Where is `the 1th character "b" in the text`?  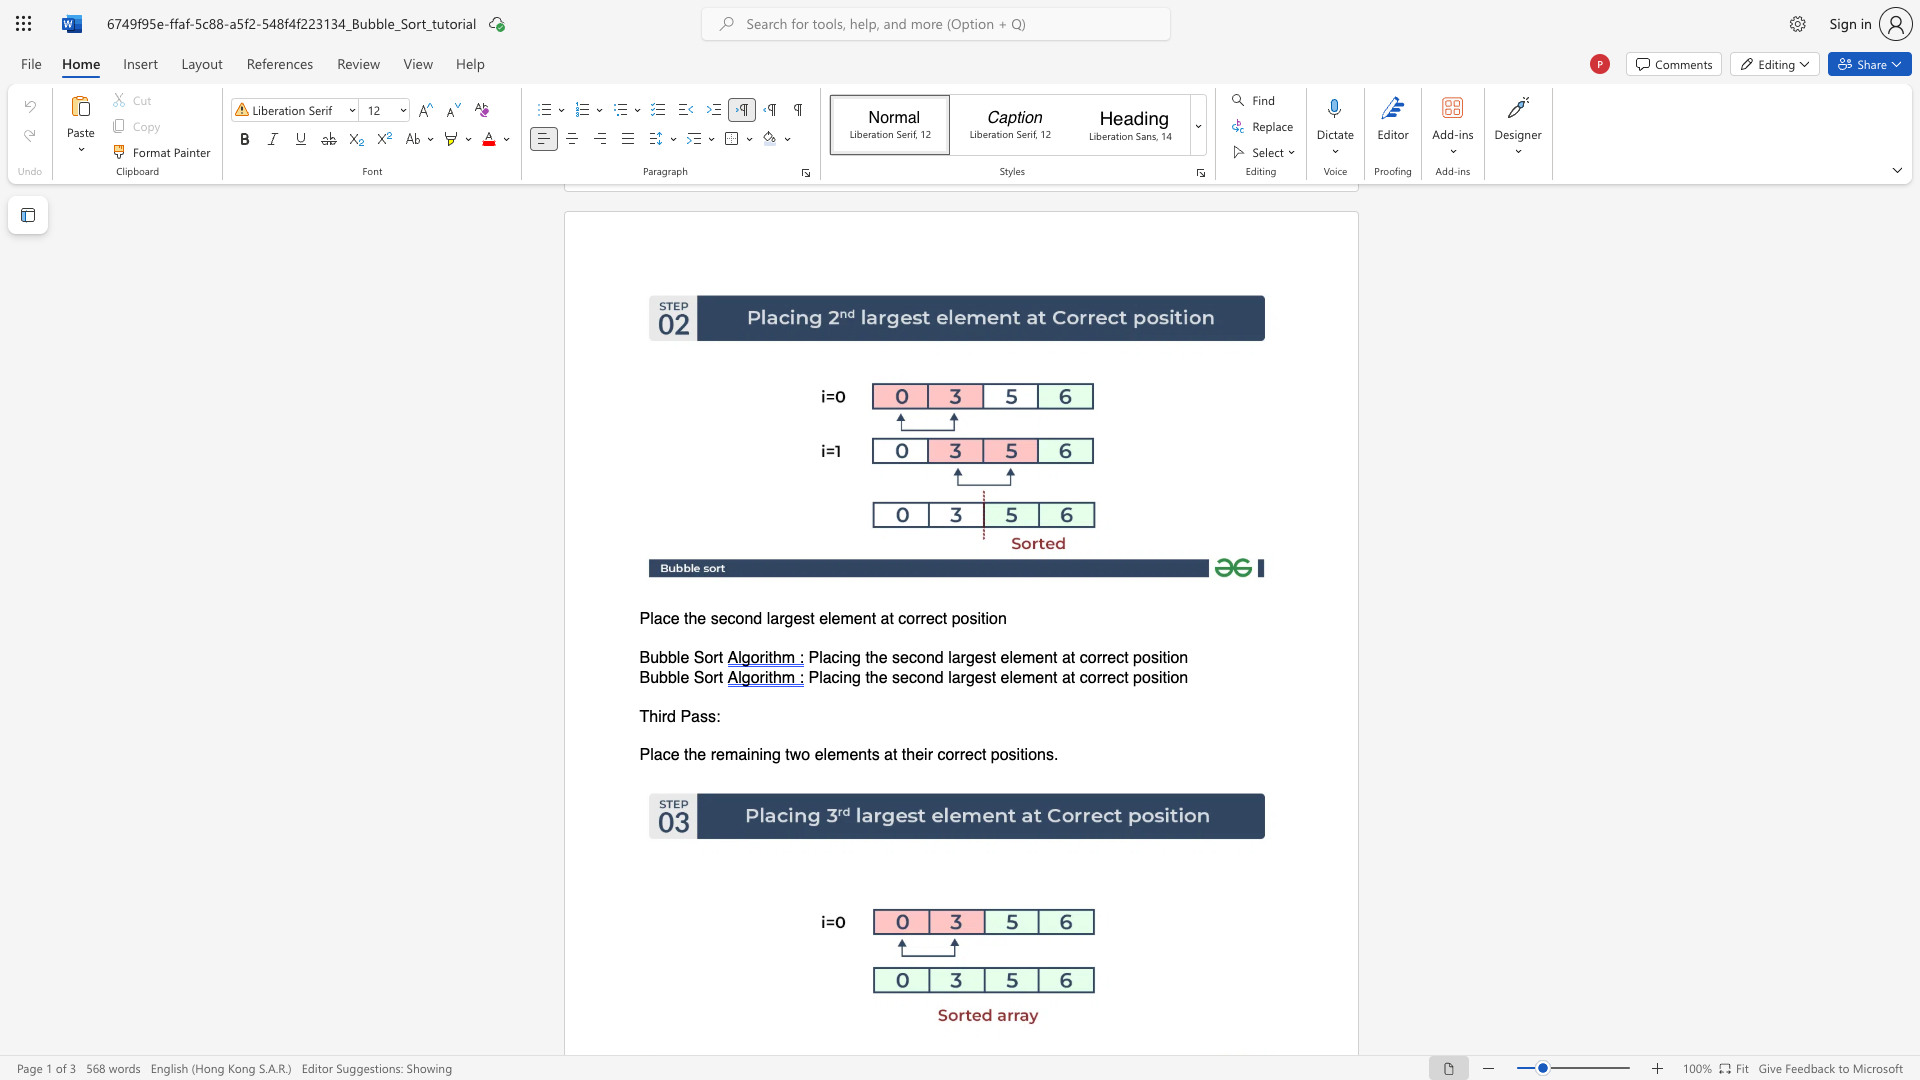
the 1th character "b" in the text is located at coordinates (663, 676).